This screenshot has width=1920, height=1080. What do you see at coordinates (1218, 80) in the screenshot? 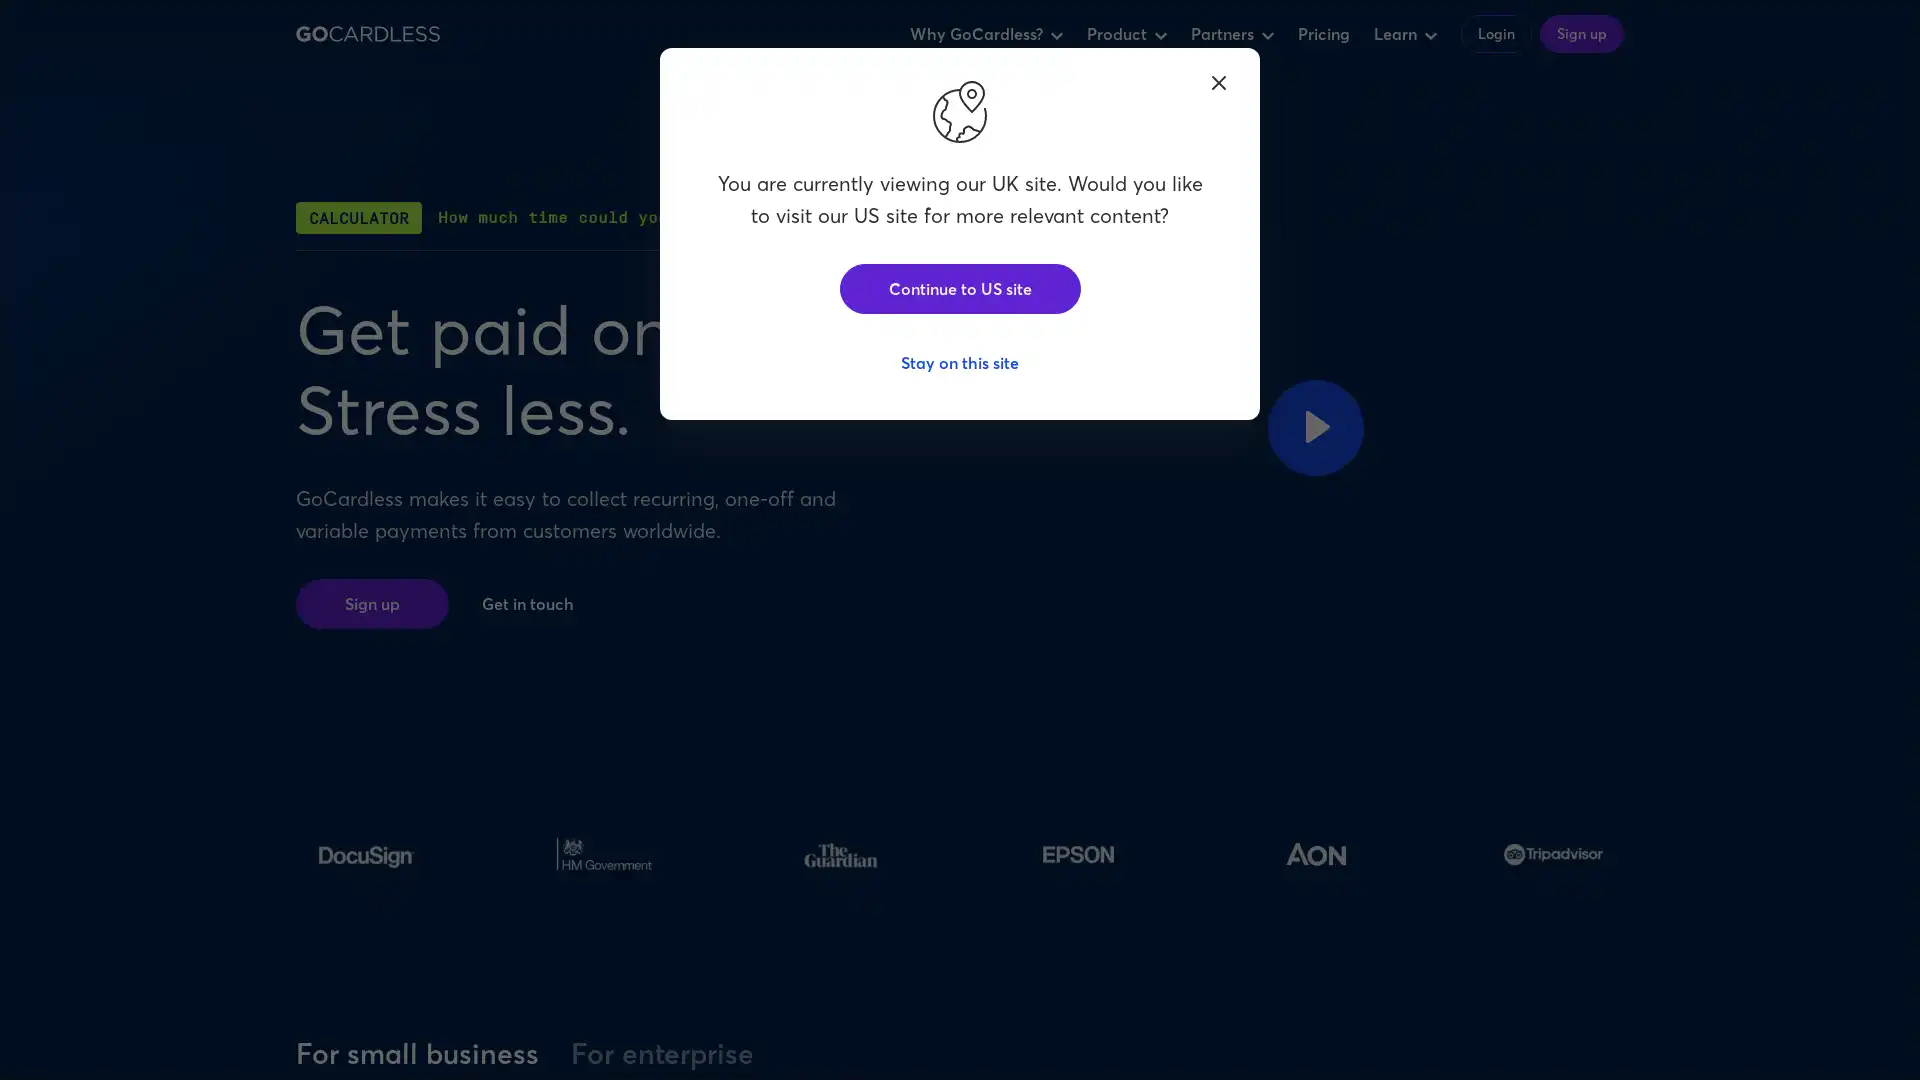
I see `Close` at bounding box center [1218, 80].